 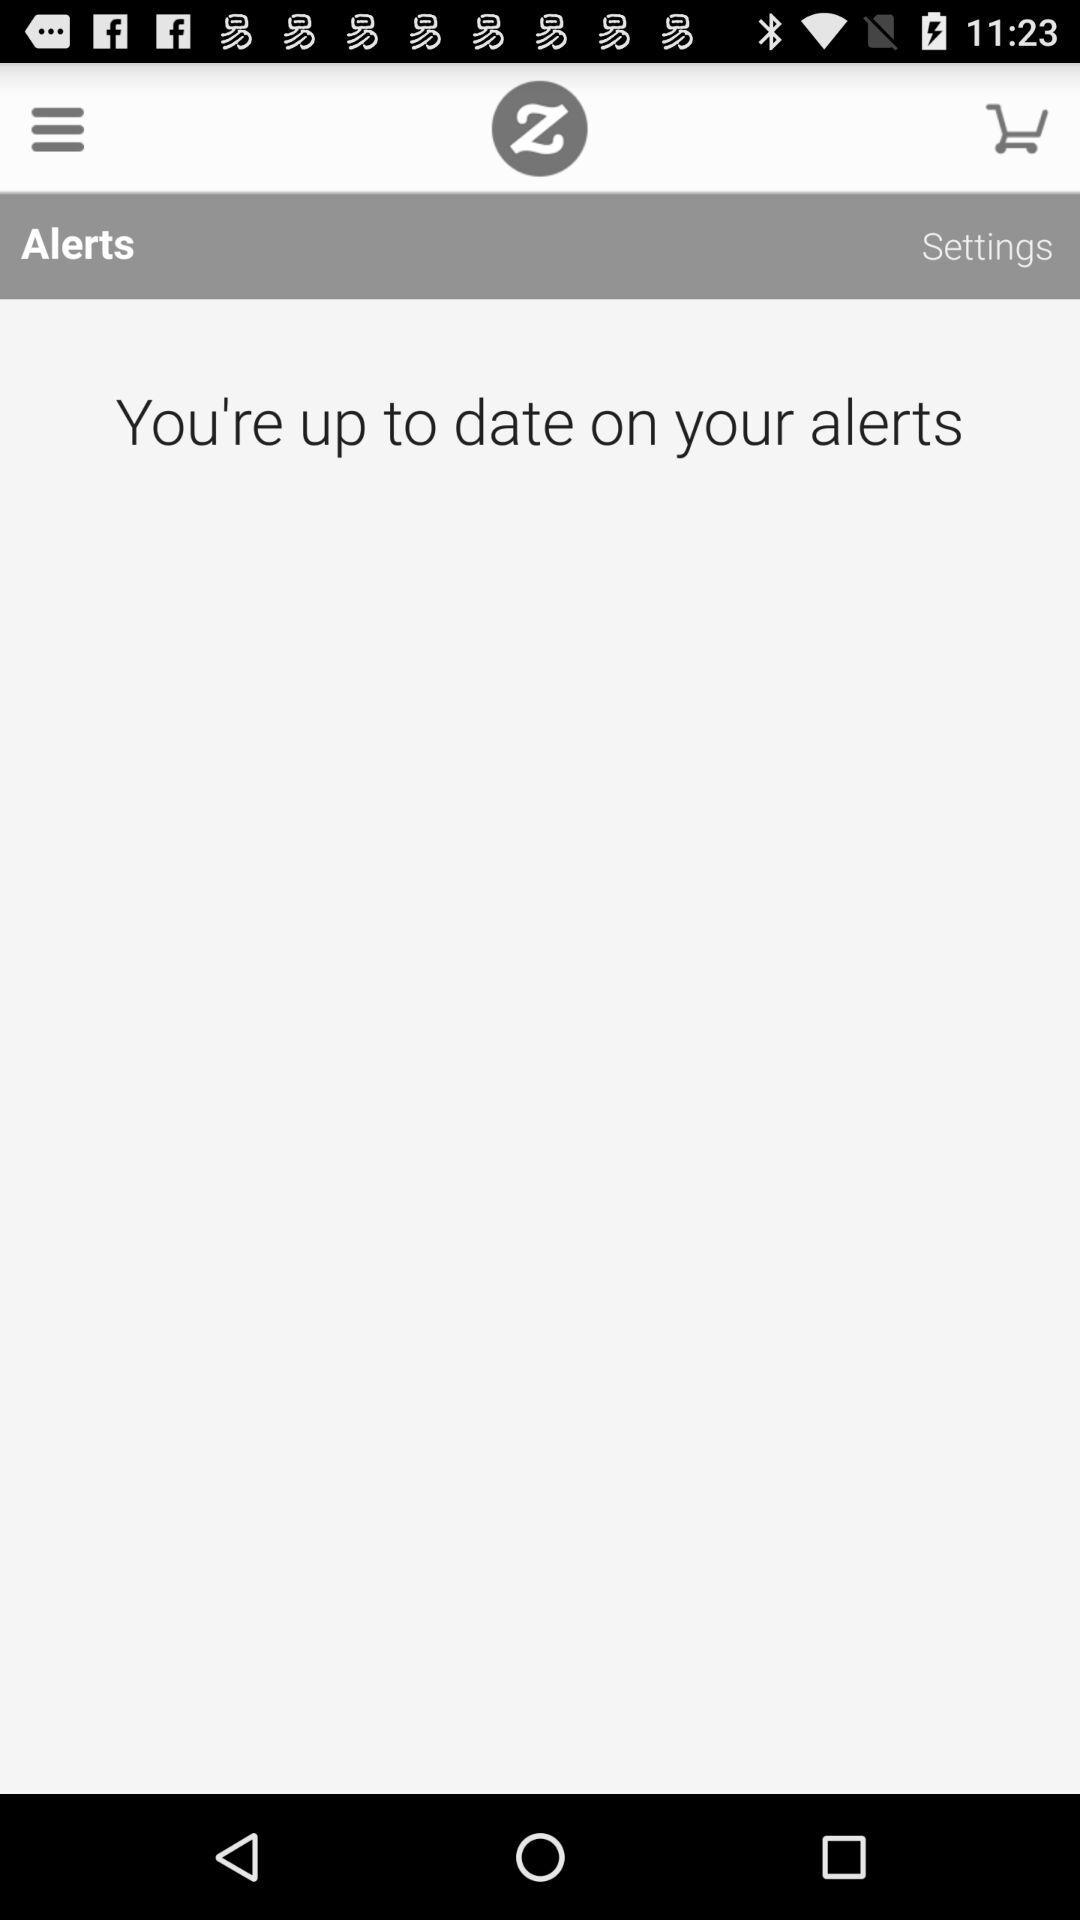 I want to click on the menu icon, so click(x=56, y=136).